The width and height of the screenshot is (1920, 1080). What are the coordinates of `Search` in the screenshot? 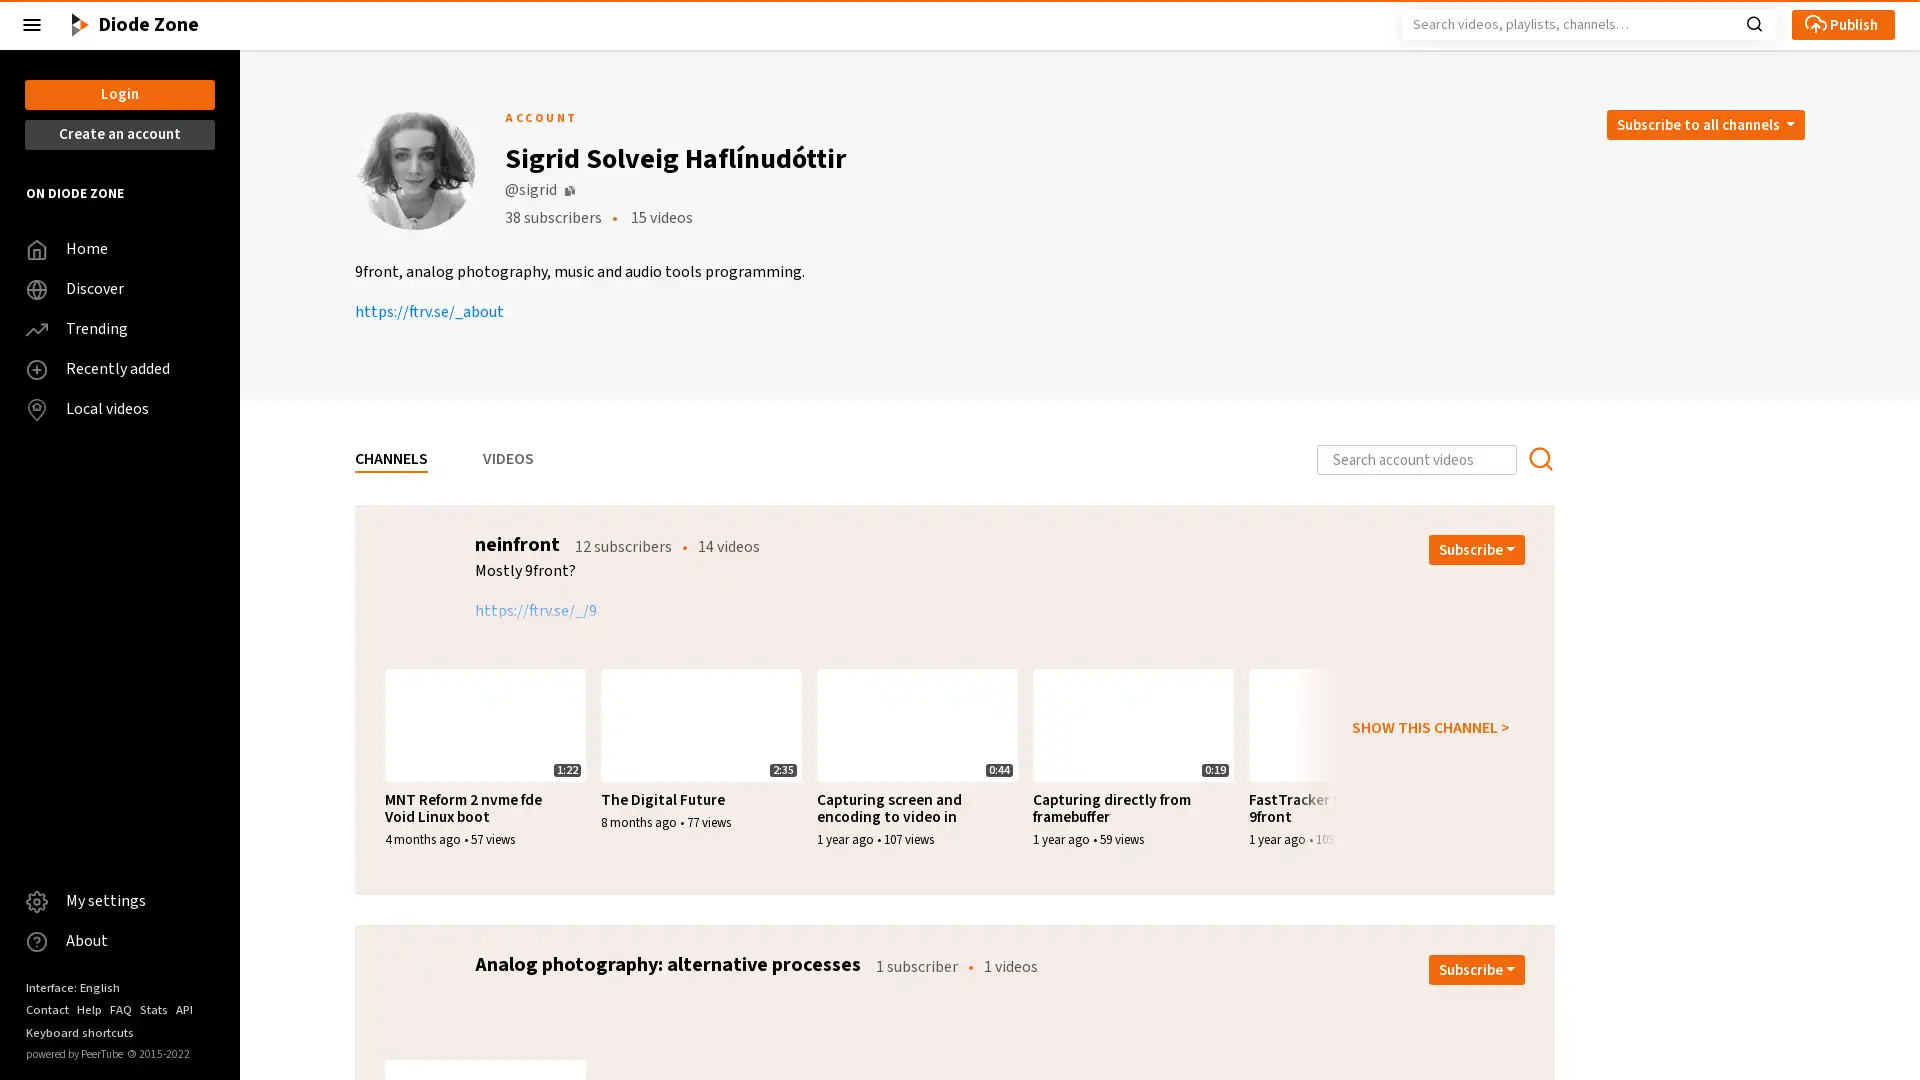 It's located at (1539, 459).